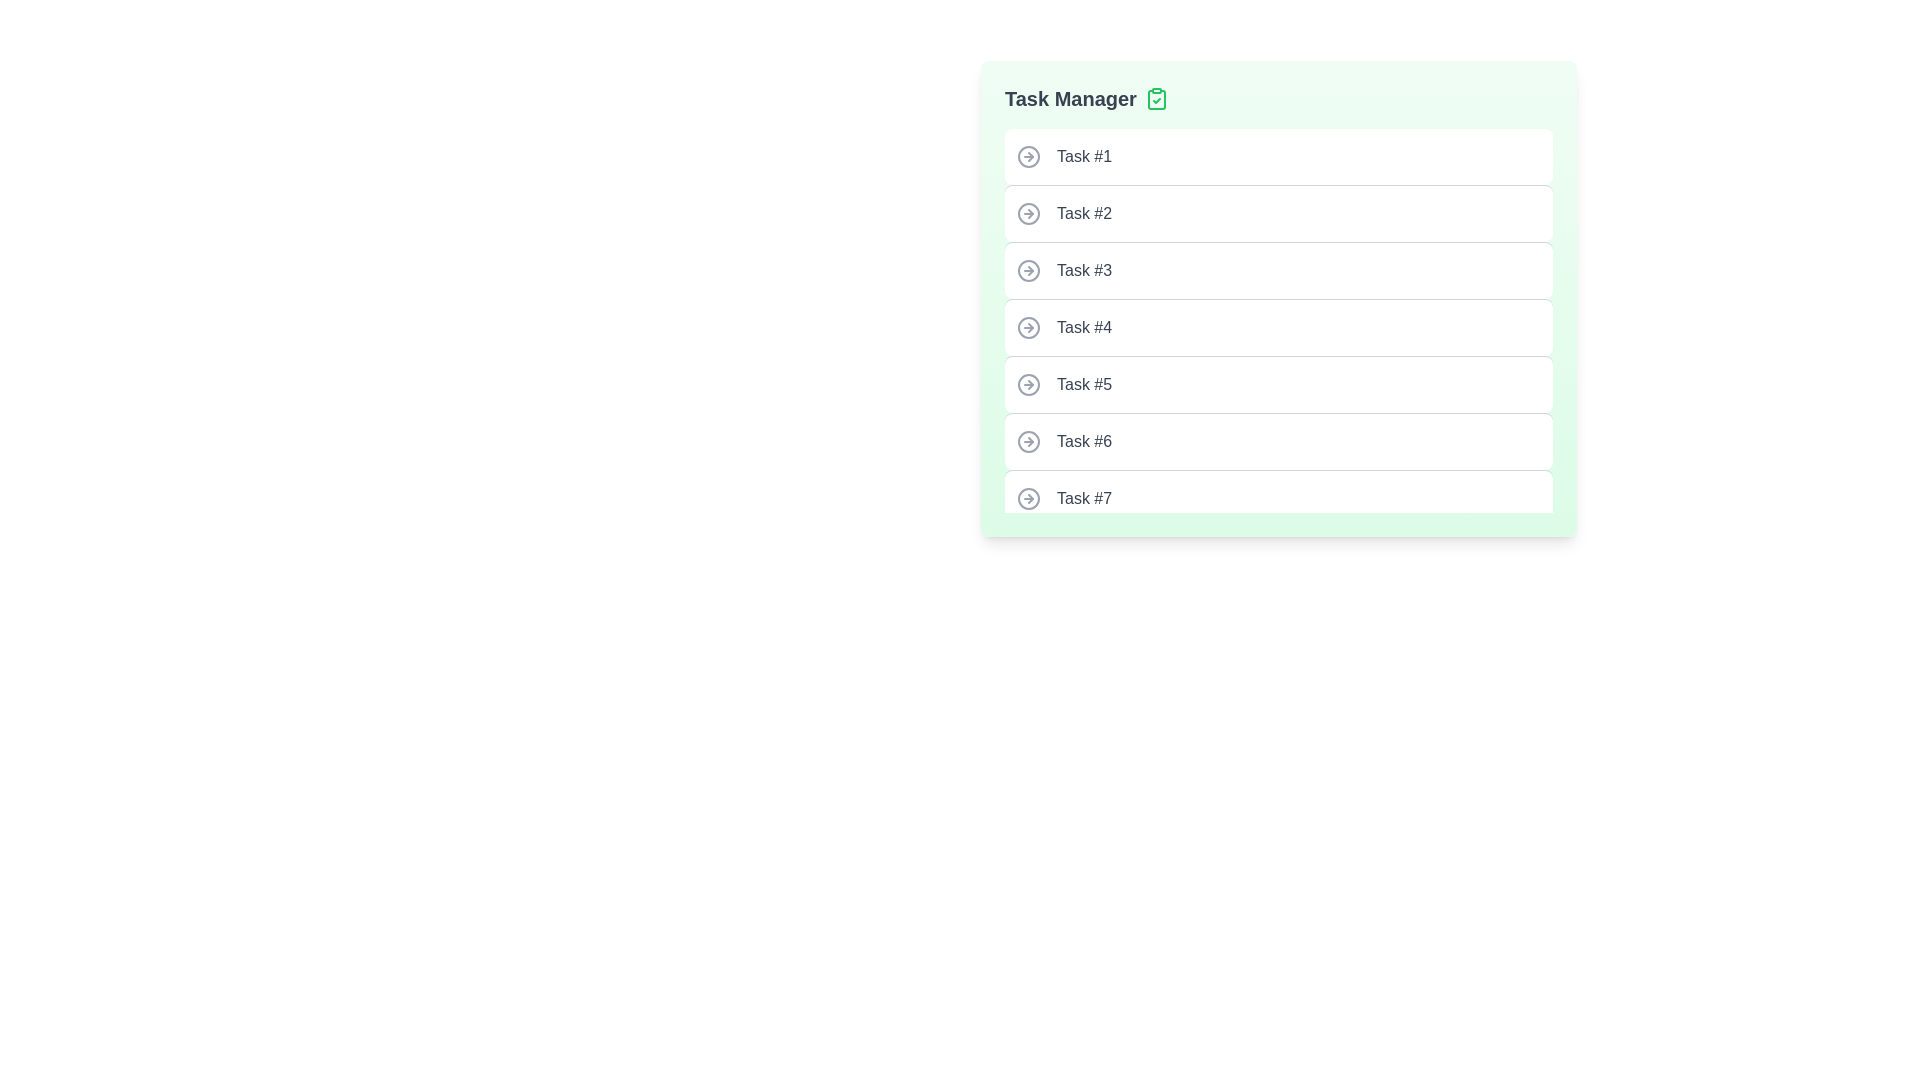 Image resolution: width=1920 pixels, height=1080 pixels. Describe the element at coordinates (1277, 384) in the screenshot. I see `the task labeled Task #5` at that location.